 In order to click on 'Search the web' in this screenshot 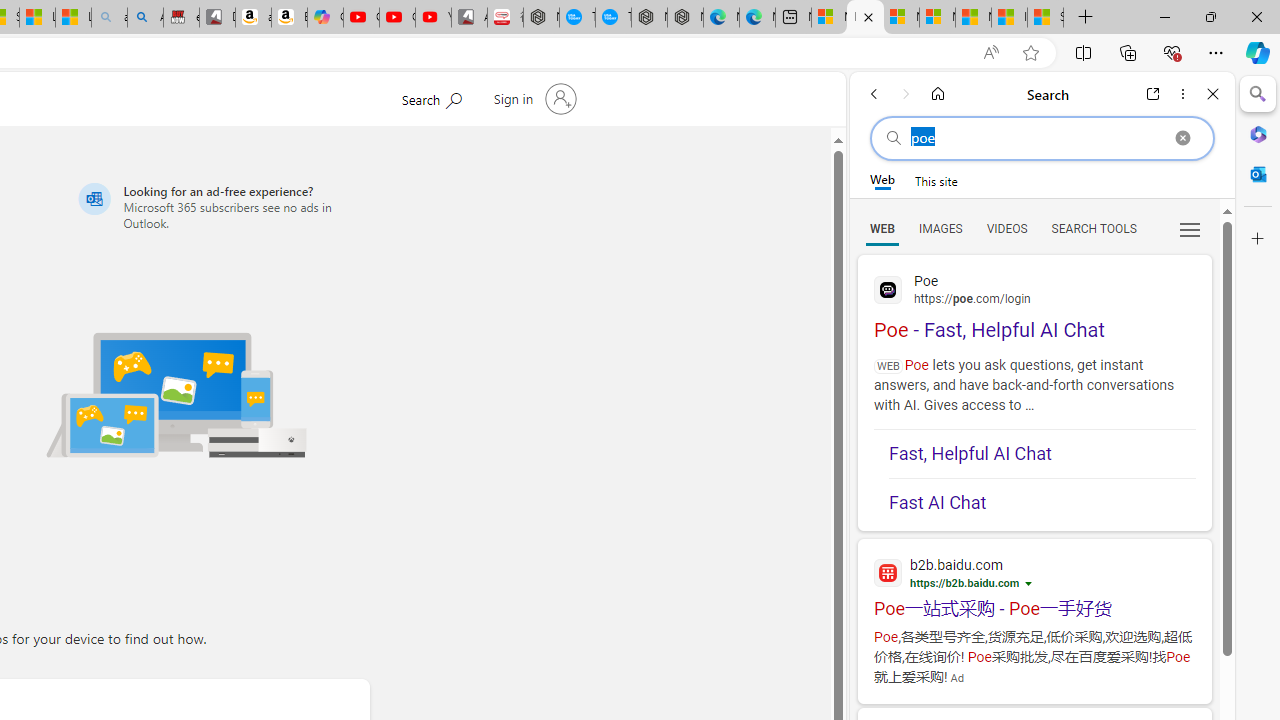, I will do `click(1040, 137)`.